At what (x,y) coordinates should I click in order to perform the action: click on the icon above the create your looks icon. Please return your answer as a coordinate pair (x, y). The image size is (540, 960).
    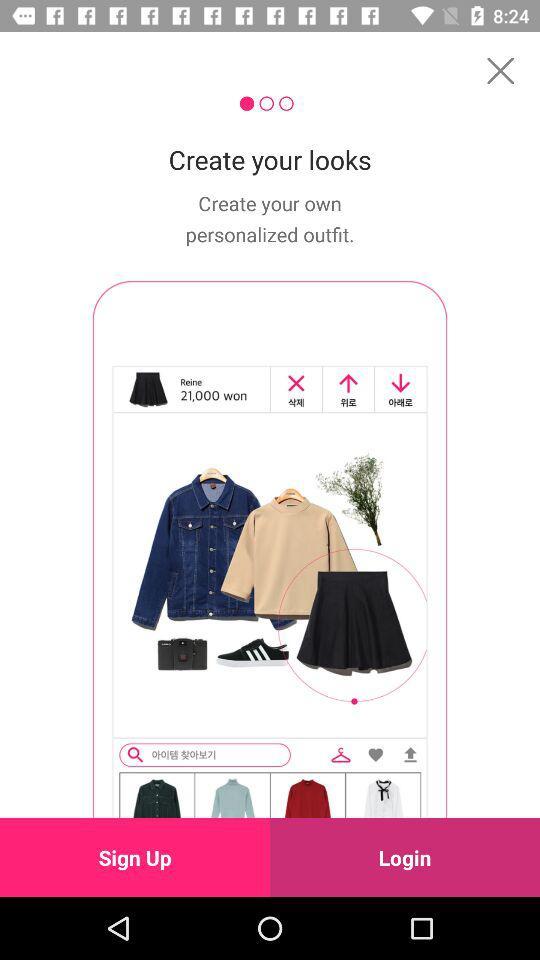
    Looking at the image, I should click on (499, 70).